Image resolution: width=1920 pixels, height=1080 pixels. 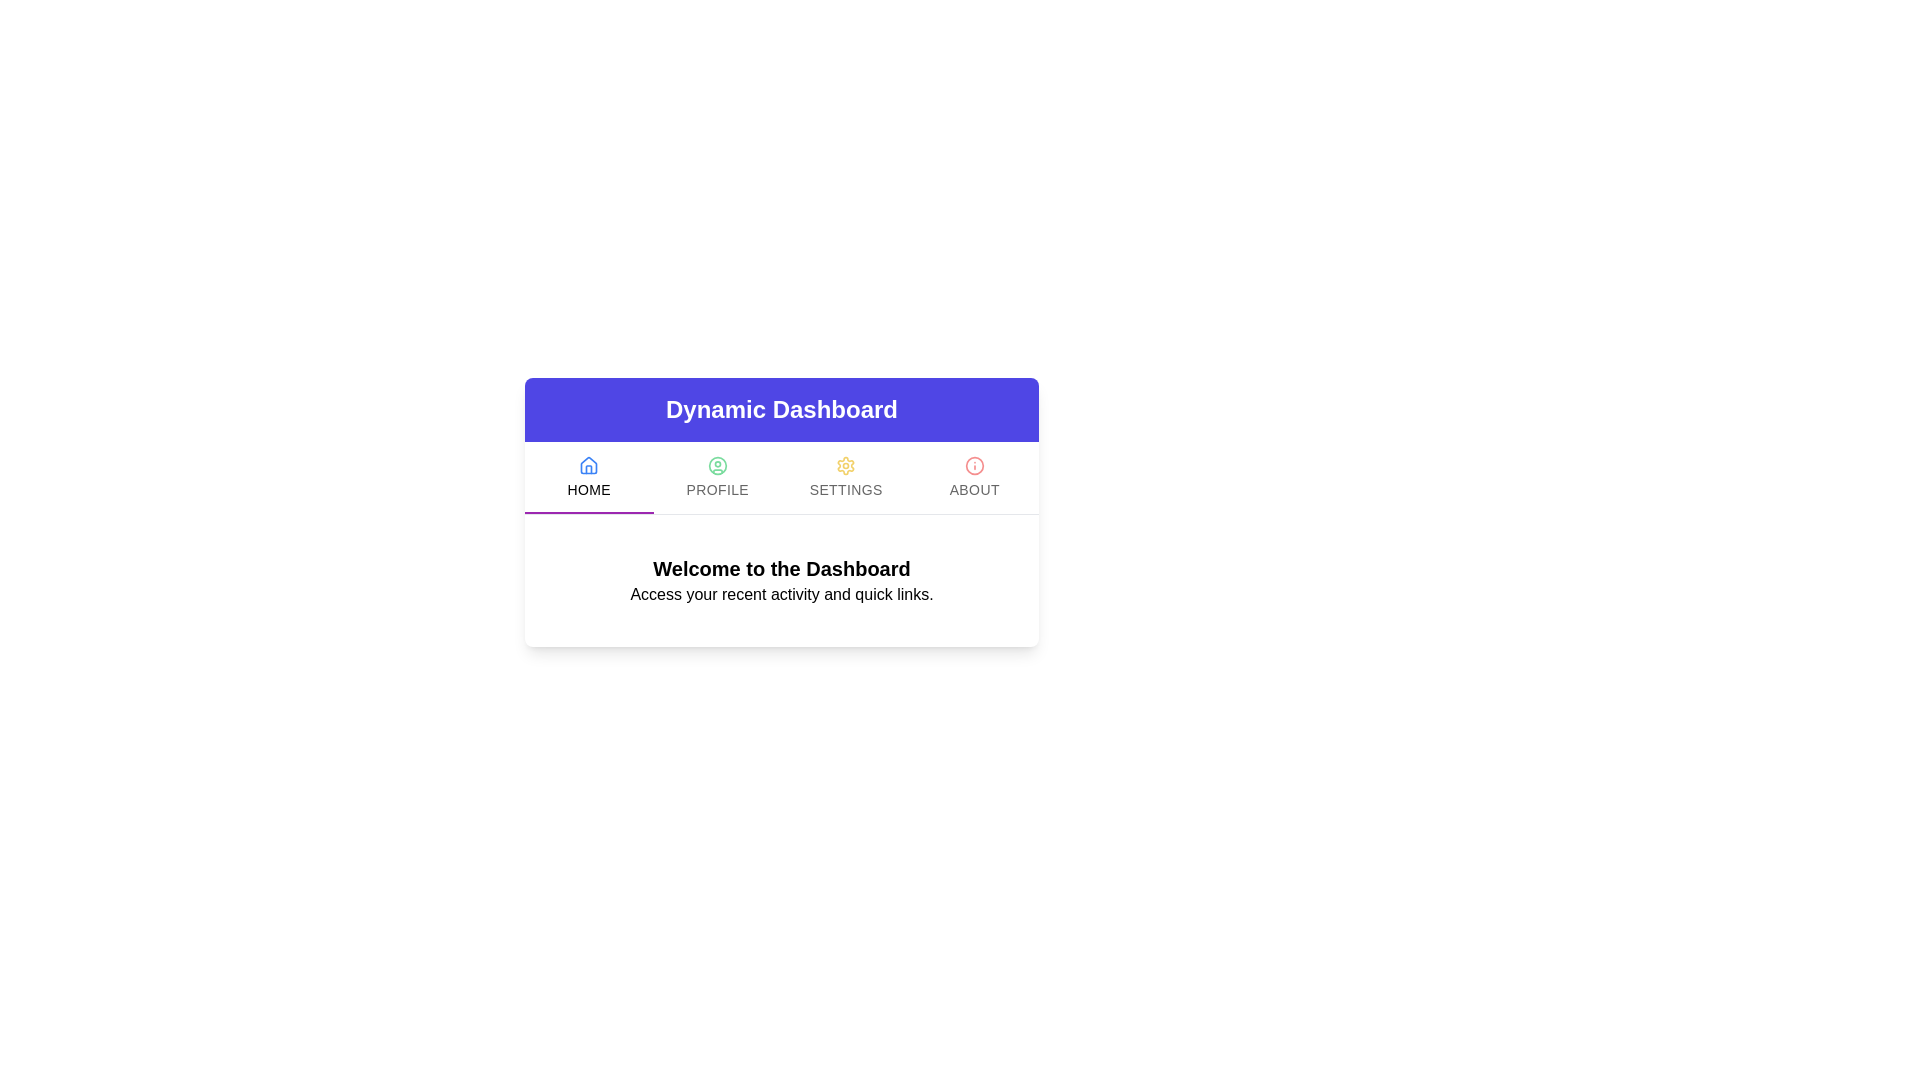 What do you see at coordinates (781, 593) in the screenshot?
I see `the text label that reads 'Access your recent activity and quick links.', which is located directly below the bold header 'Welcome to the Dashboard.'` at bounding box center [781, 593].